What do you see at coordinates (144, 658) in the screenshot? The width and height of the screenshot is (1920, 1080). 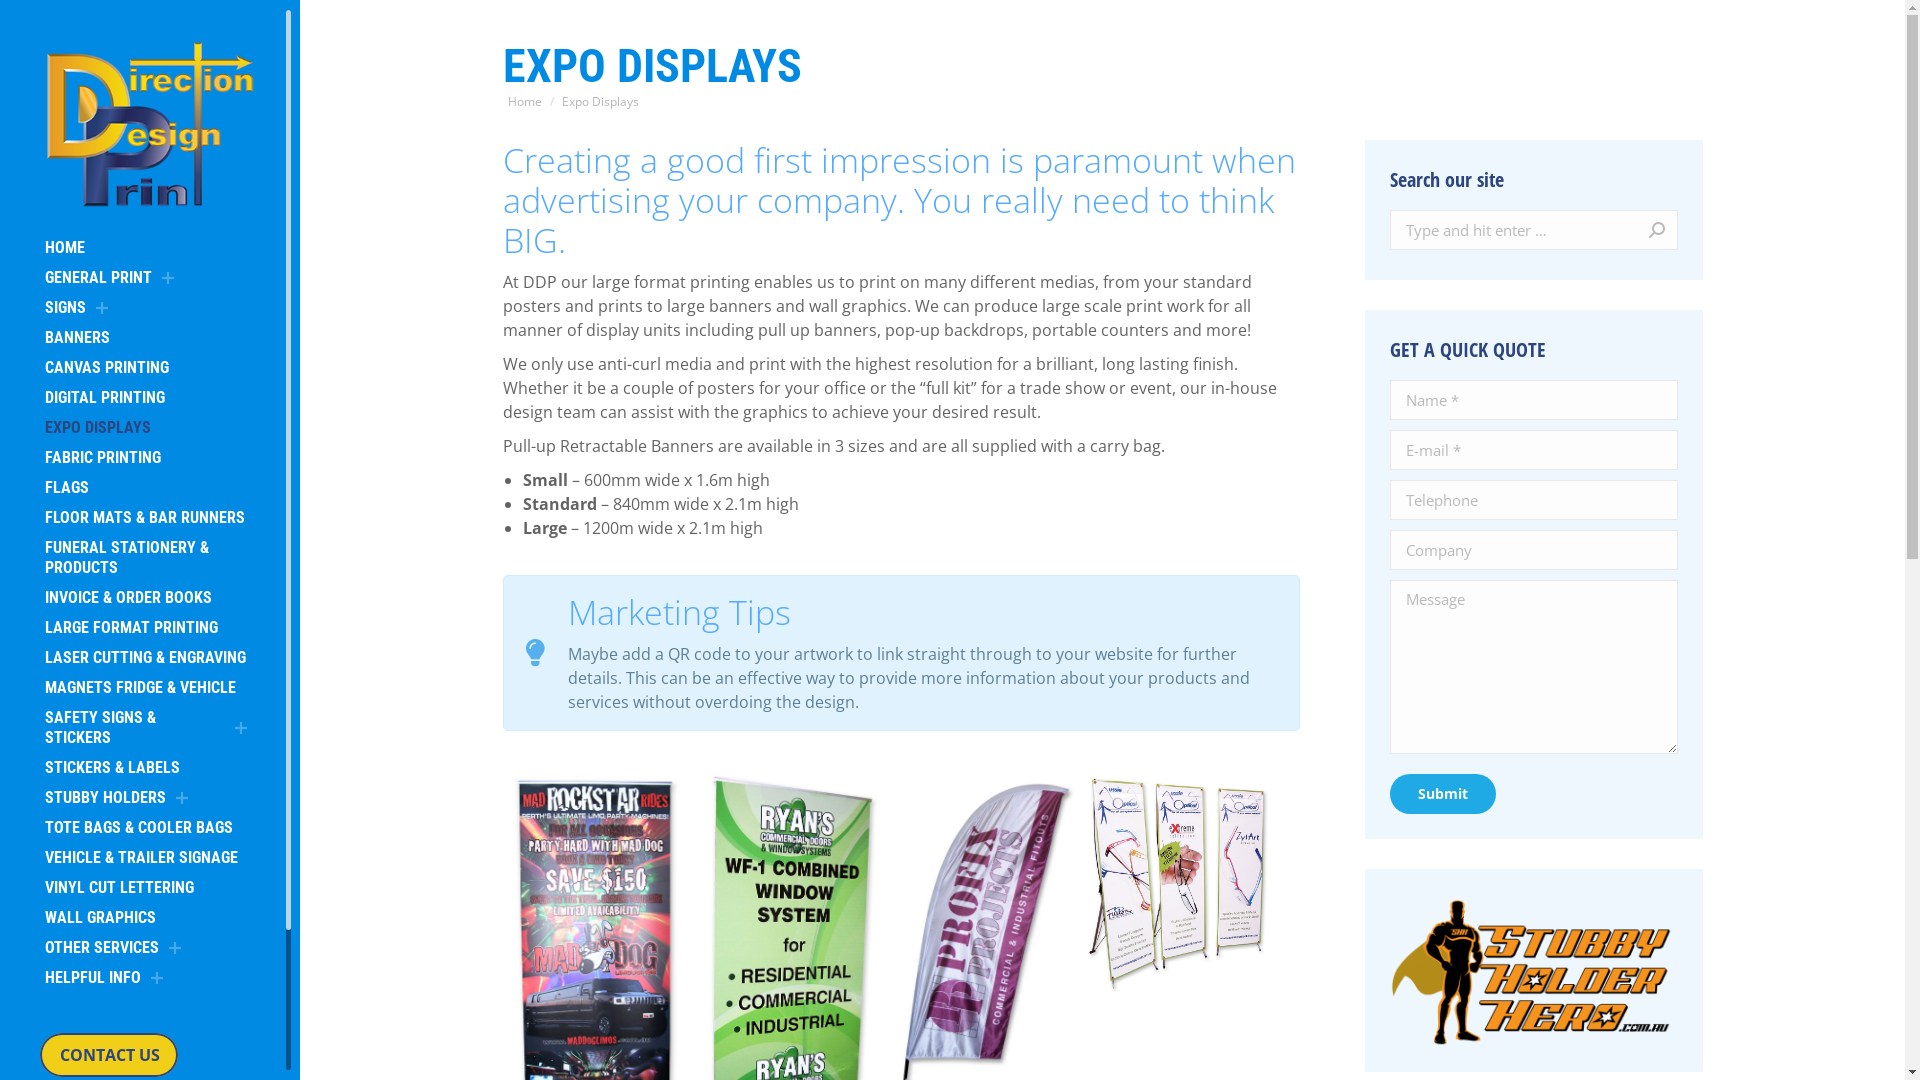 I see `'LASER CUTTING & ENGRAVING'` at bounding box center [144, 658].